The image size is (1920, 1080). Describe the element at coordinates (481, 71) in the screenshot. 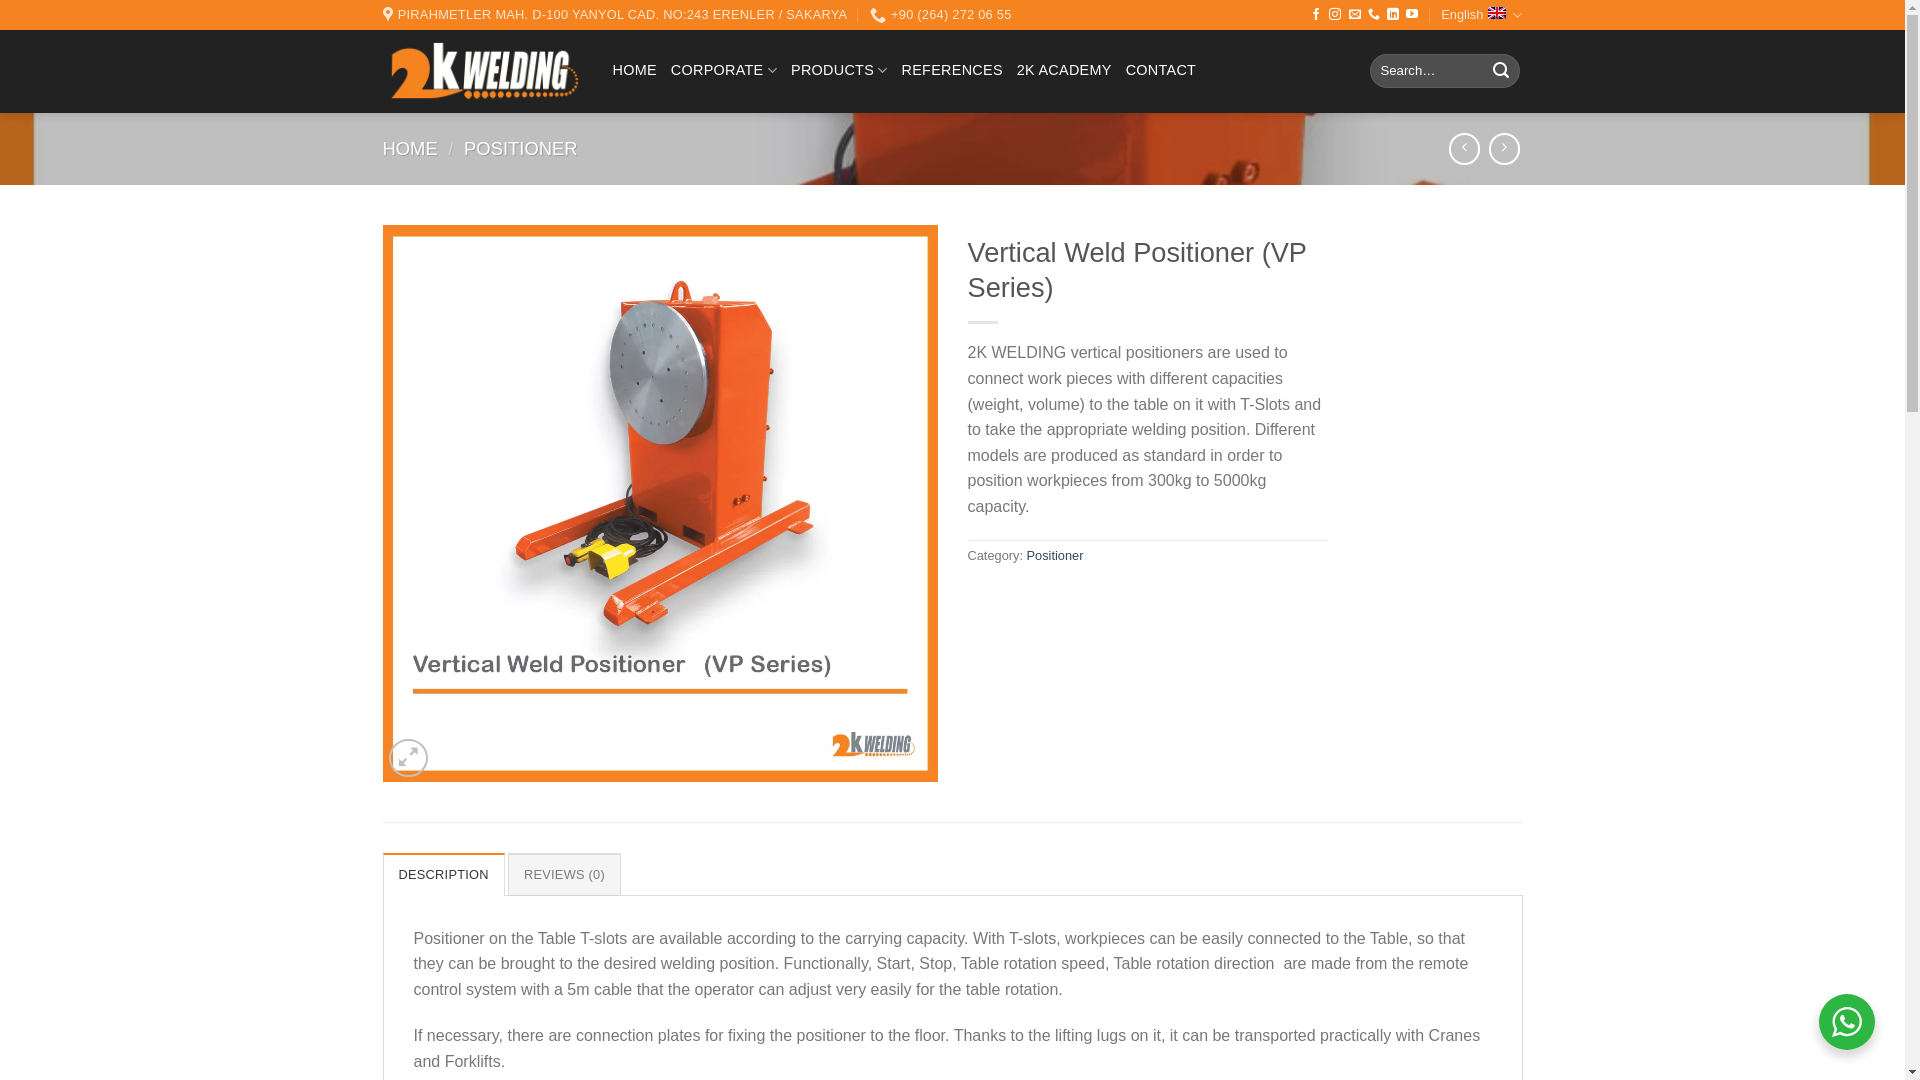

I see `'2k Welding - Your Solution Partner'` at that location.